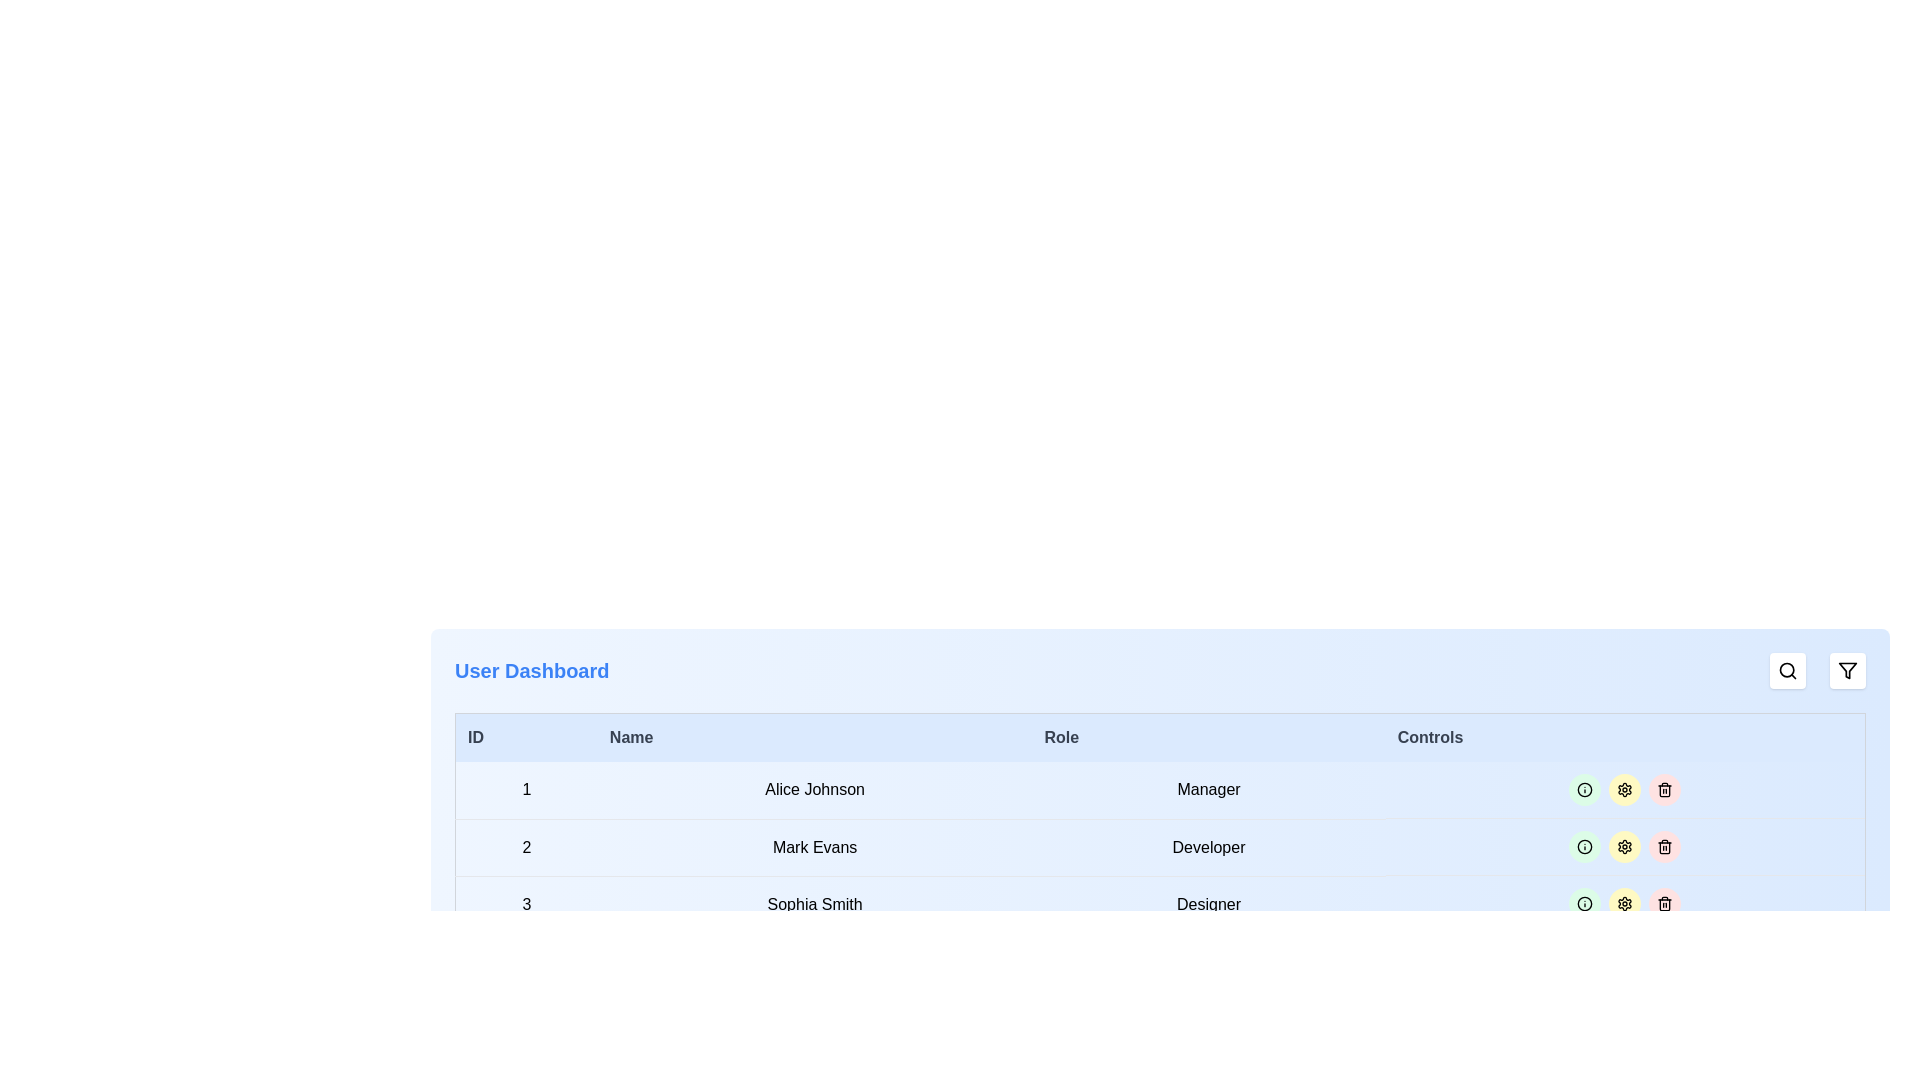 This screenshot has height=1080, width=1920. I want to click on the trash icon representing the delete function located in the 'Controls' column for 'Alice Johnson', so click(1665, 789).